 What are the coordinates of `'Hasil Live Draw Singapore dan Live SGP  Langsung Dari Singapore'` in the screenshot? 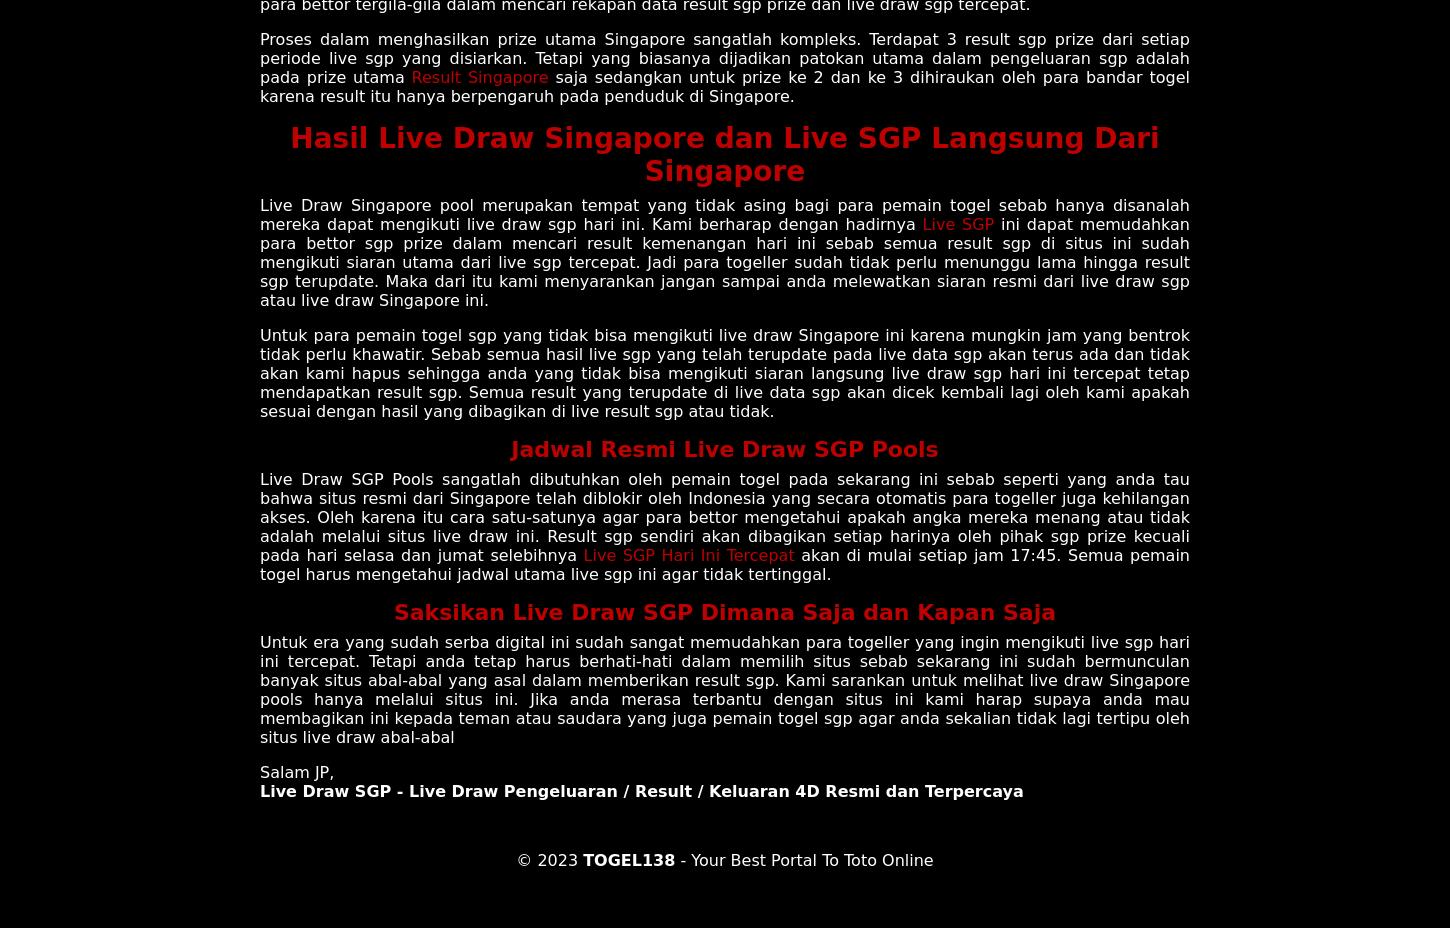 It's located at (723, 153).